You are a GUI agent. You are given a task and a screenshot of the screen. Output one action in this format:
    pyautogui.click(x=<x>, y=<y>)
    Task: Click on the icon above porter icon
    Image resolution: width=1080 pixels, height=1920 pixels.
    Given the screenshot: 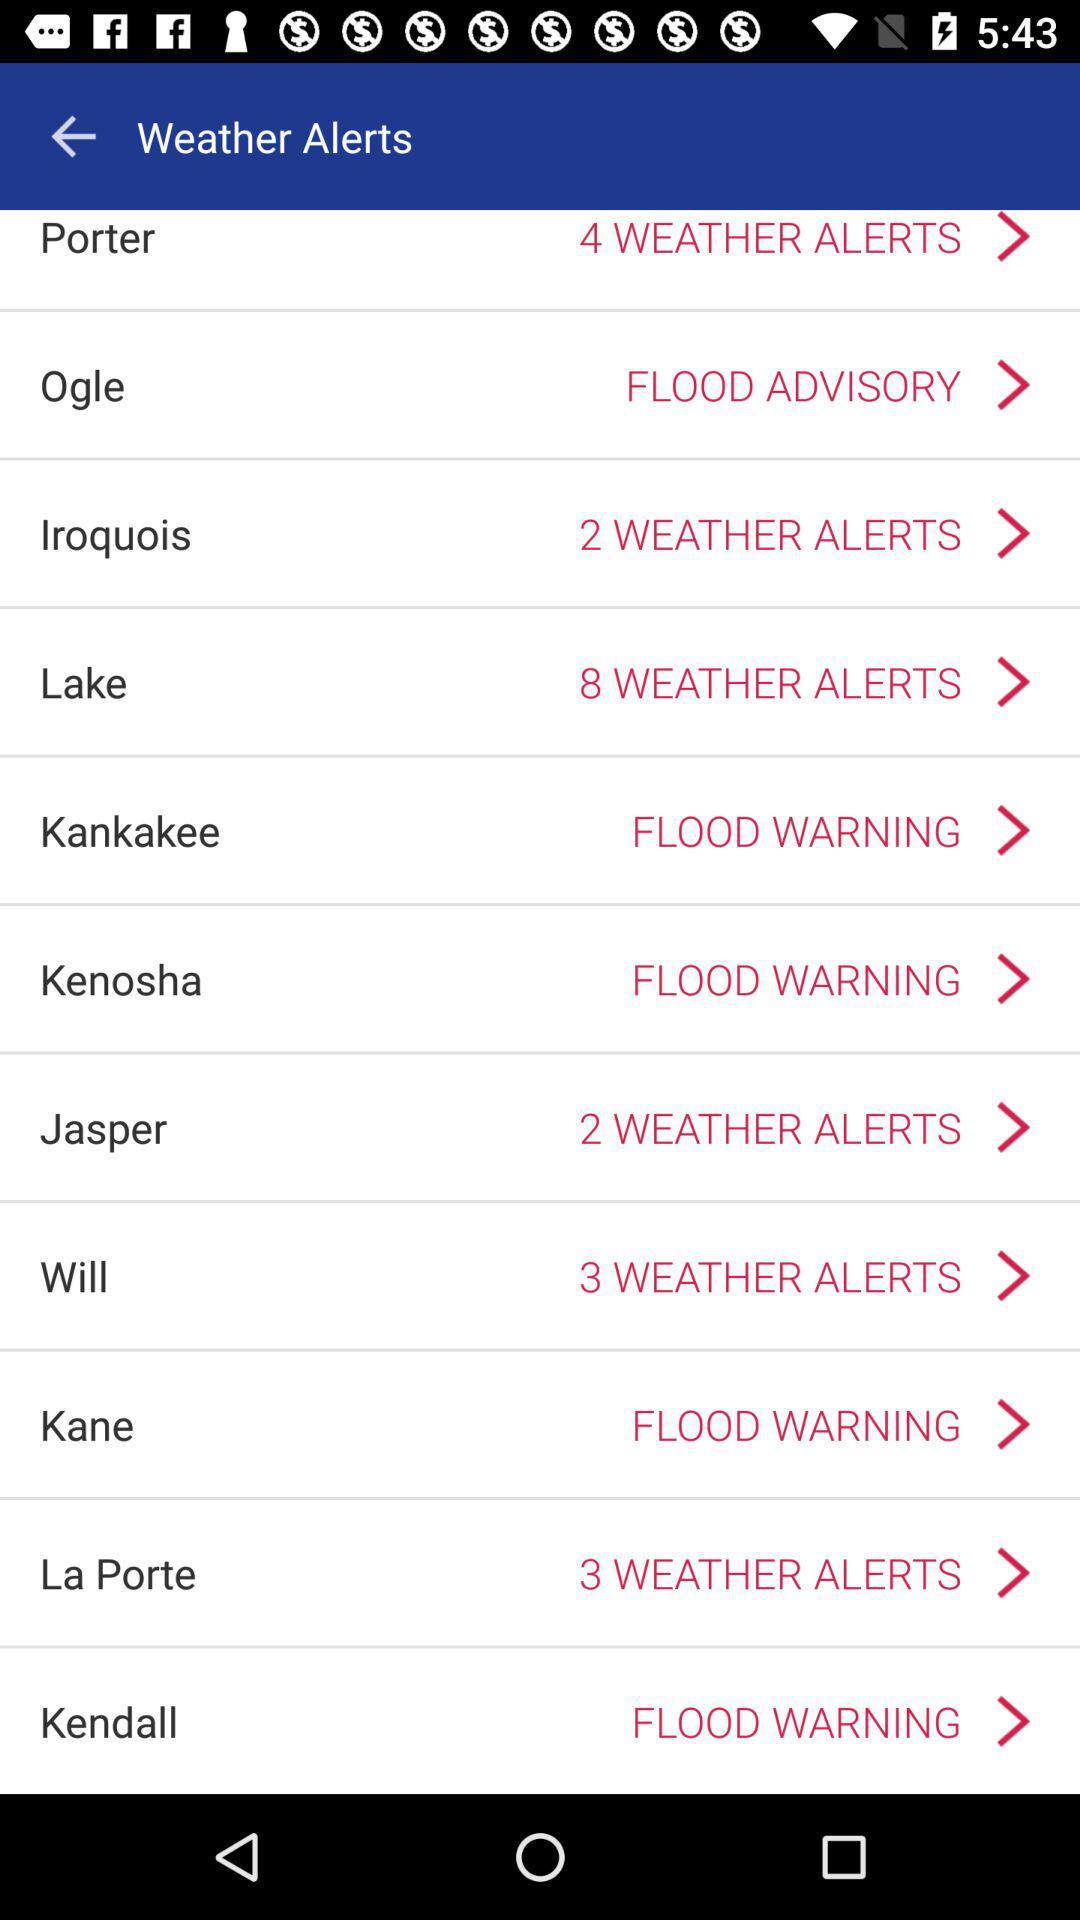 What is the action you would take?
    pyautogui.click(x=72, y=135)
    